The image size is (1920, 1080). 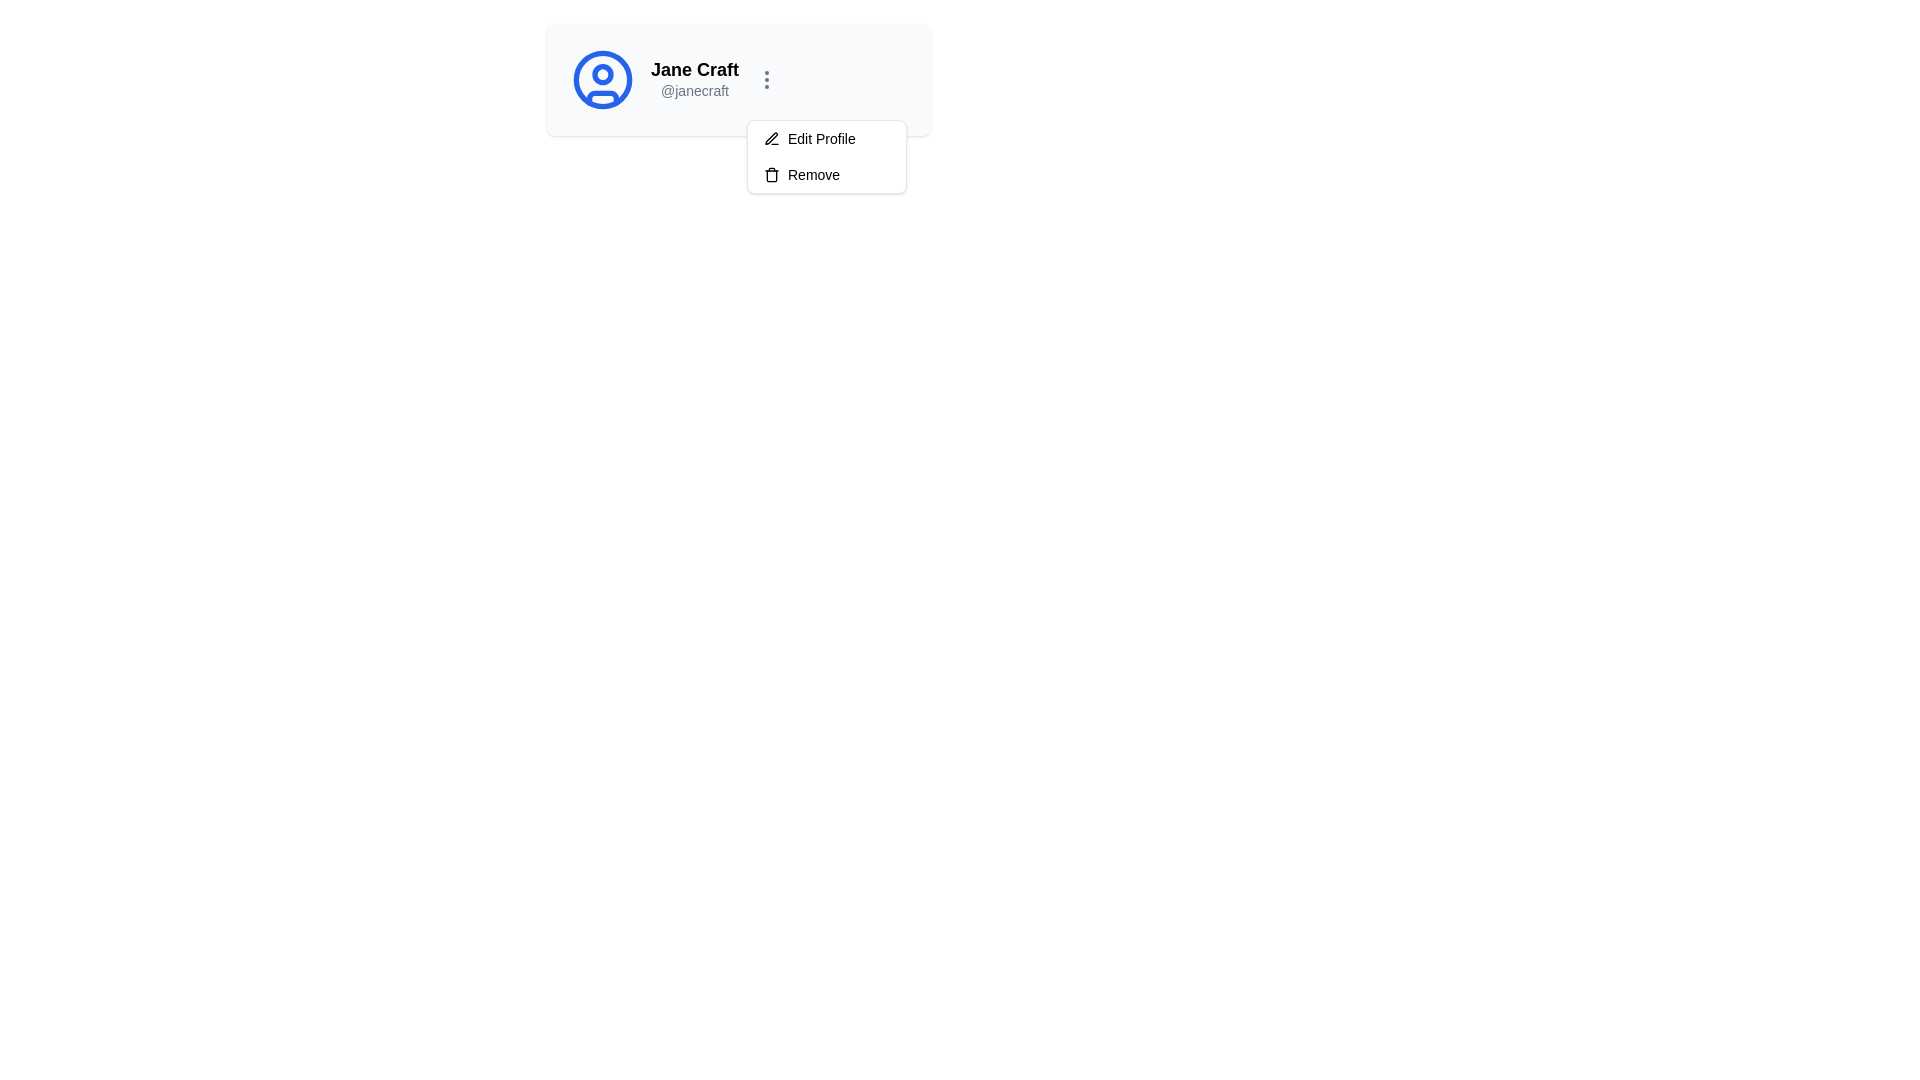 I want to click on the 'Edit Profile' icon located near the 'Edit Profile' text, so click(x=770, y=137).